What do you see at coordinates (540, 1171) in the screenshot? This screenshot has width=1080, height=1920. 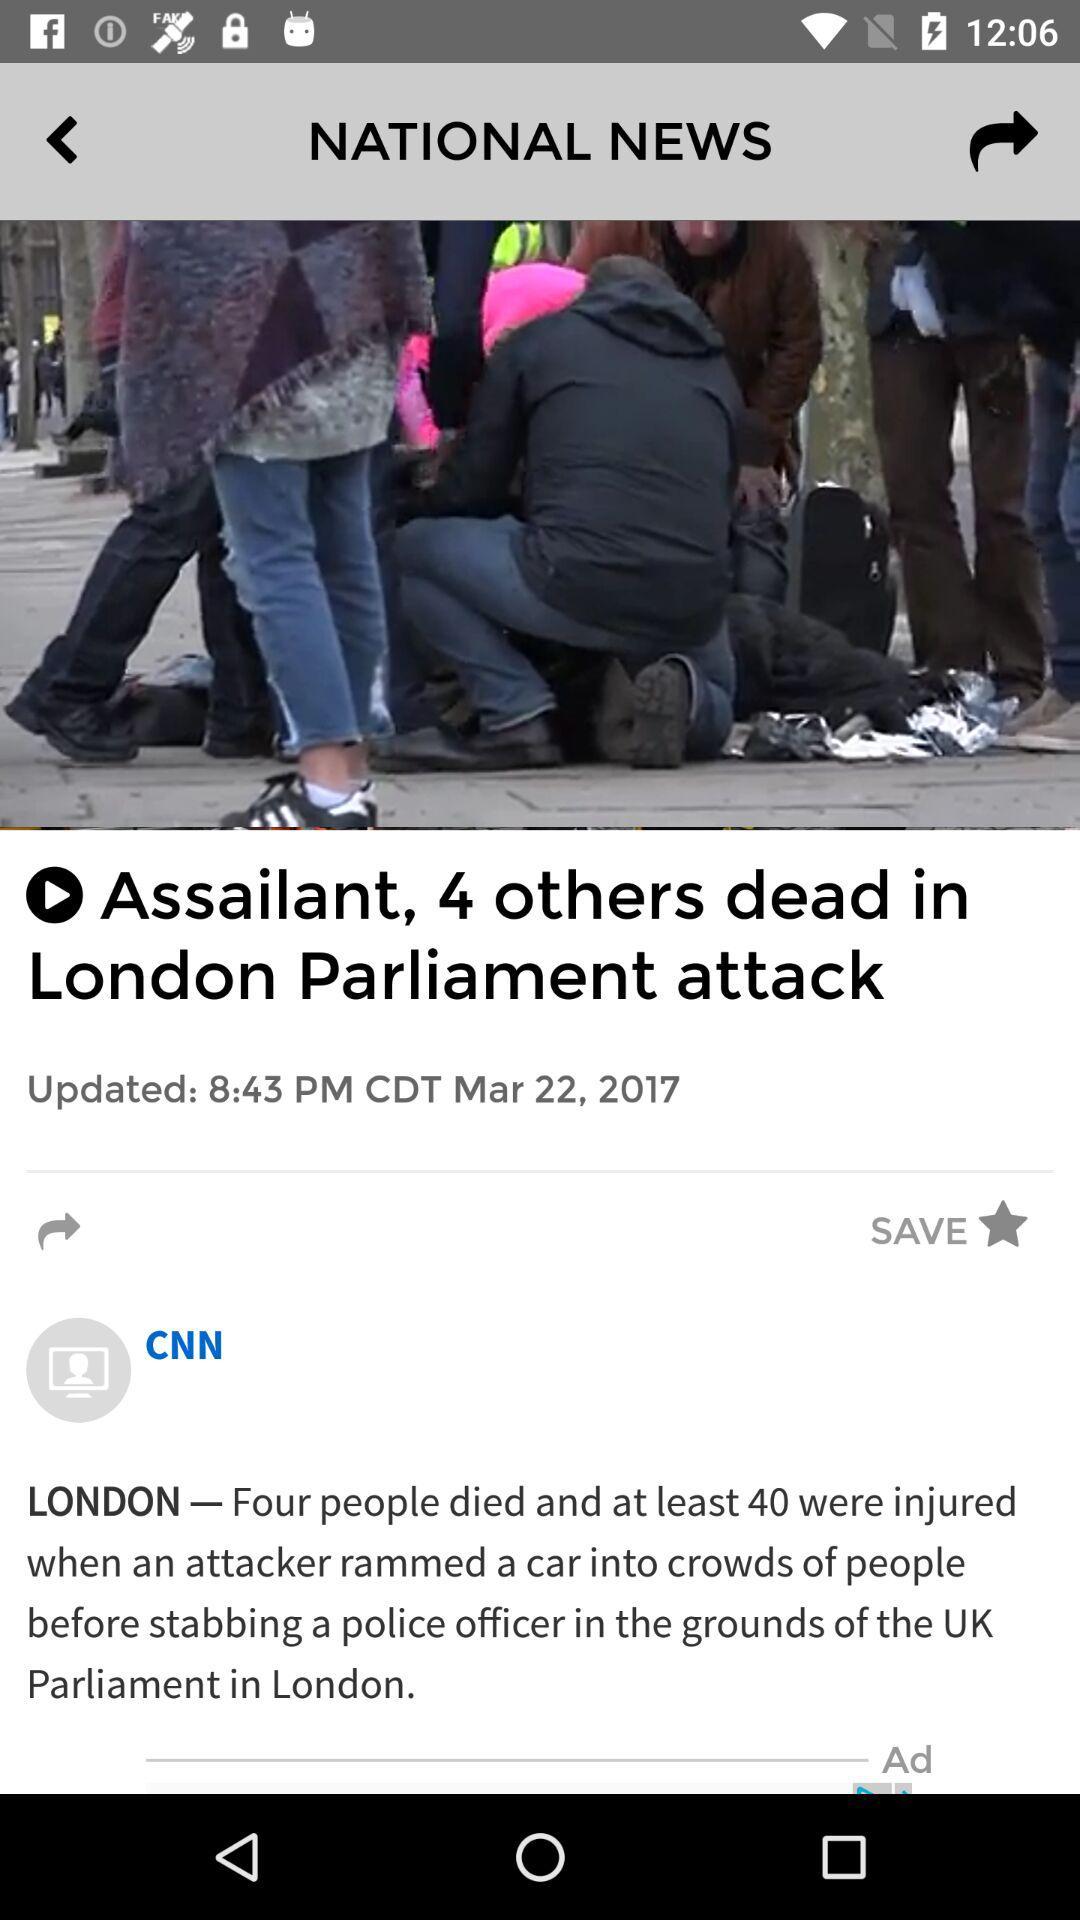 I see `the icon below the updated 8 43 item` at bounding box center [540, 1171].